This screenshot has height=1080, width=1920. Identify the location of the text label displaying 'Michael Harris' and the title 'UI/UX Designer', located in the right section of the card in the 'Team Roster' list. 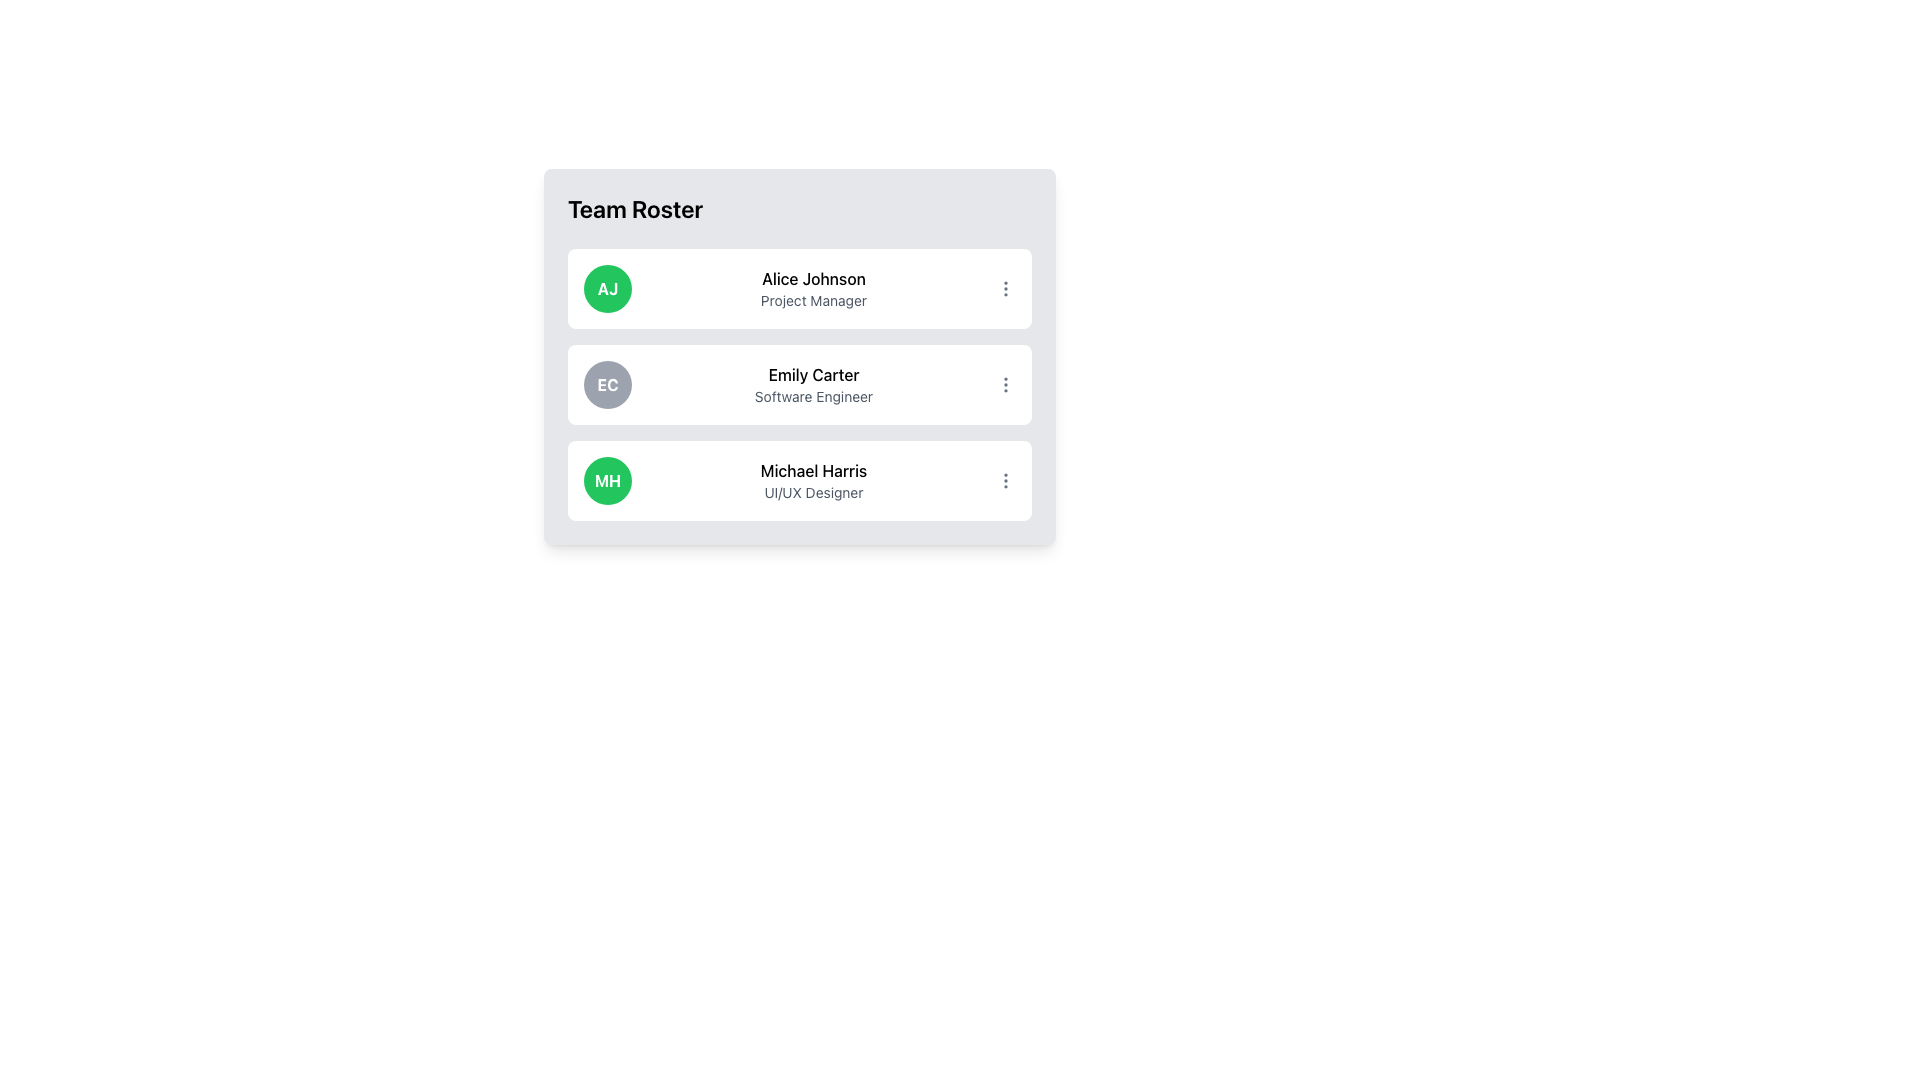
(814, 481).